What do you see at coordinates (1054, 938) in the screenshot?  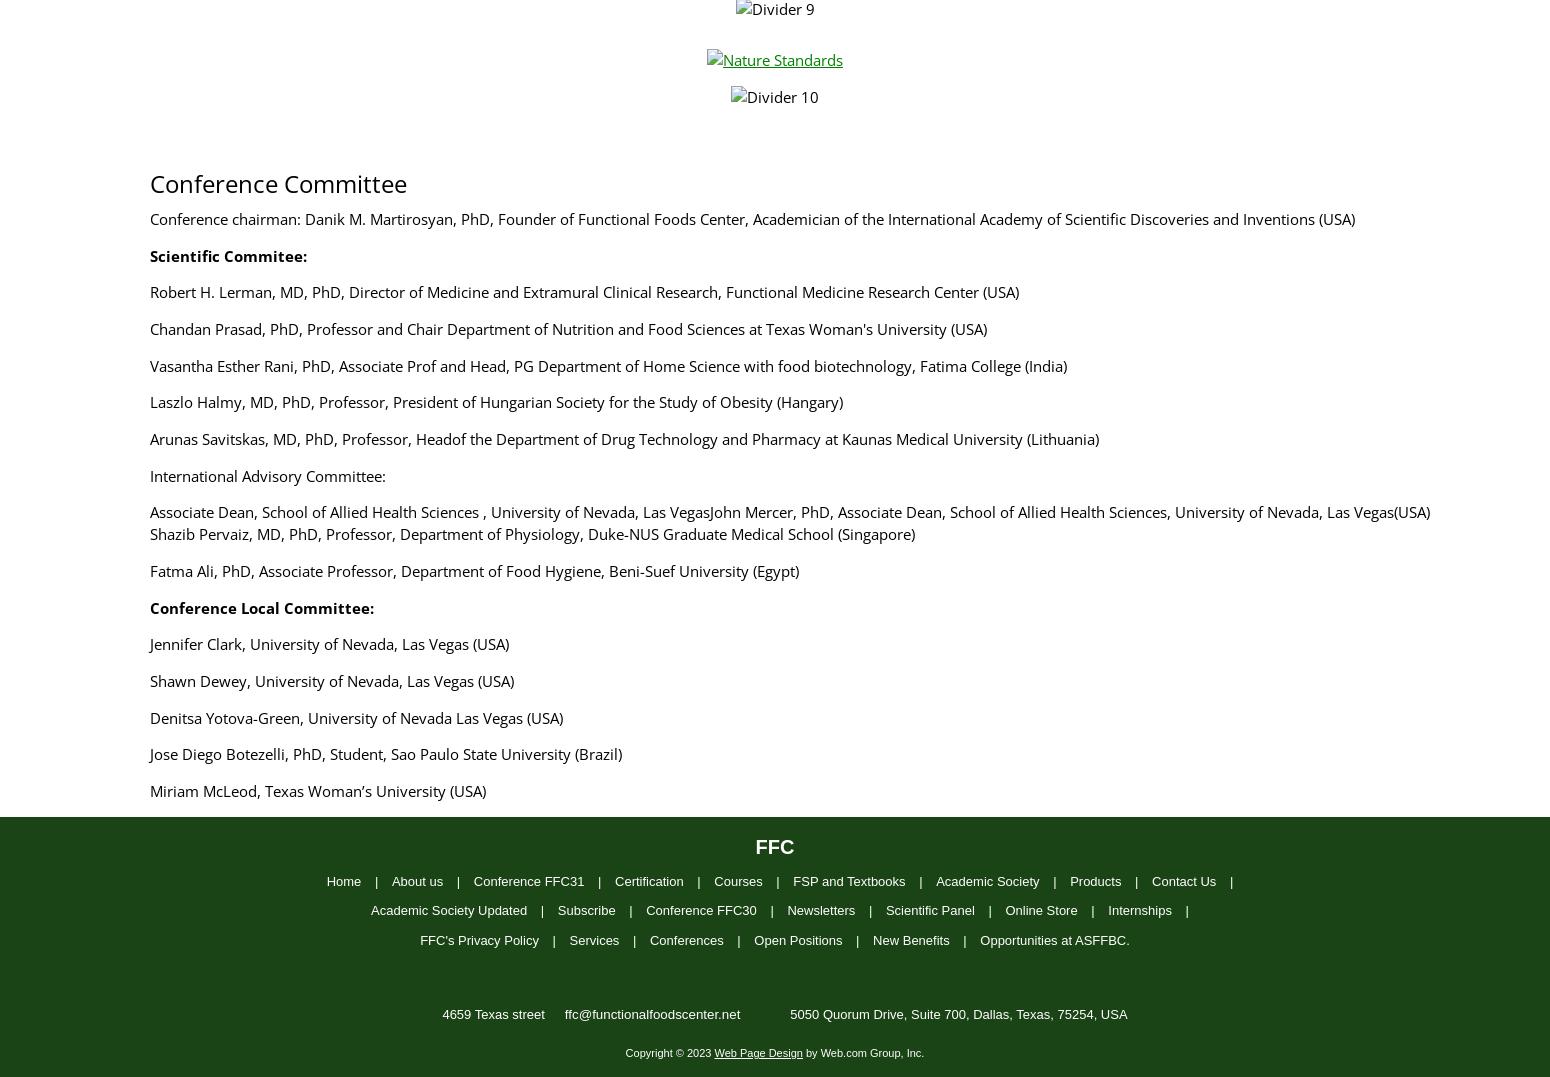 I see `'Opportunities at ASFFBC.'` at bounding box center [1054, 938].